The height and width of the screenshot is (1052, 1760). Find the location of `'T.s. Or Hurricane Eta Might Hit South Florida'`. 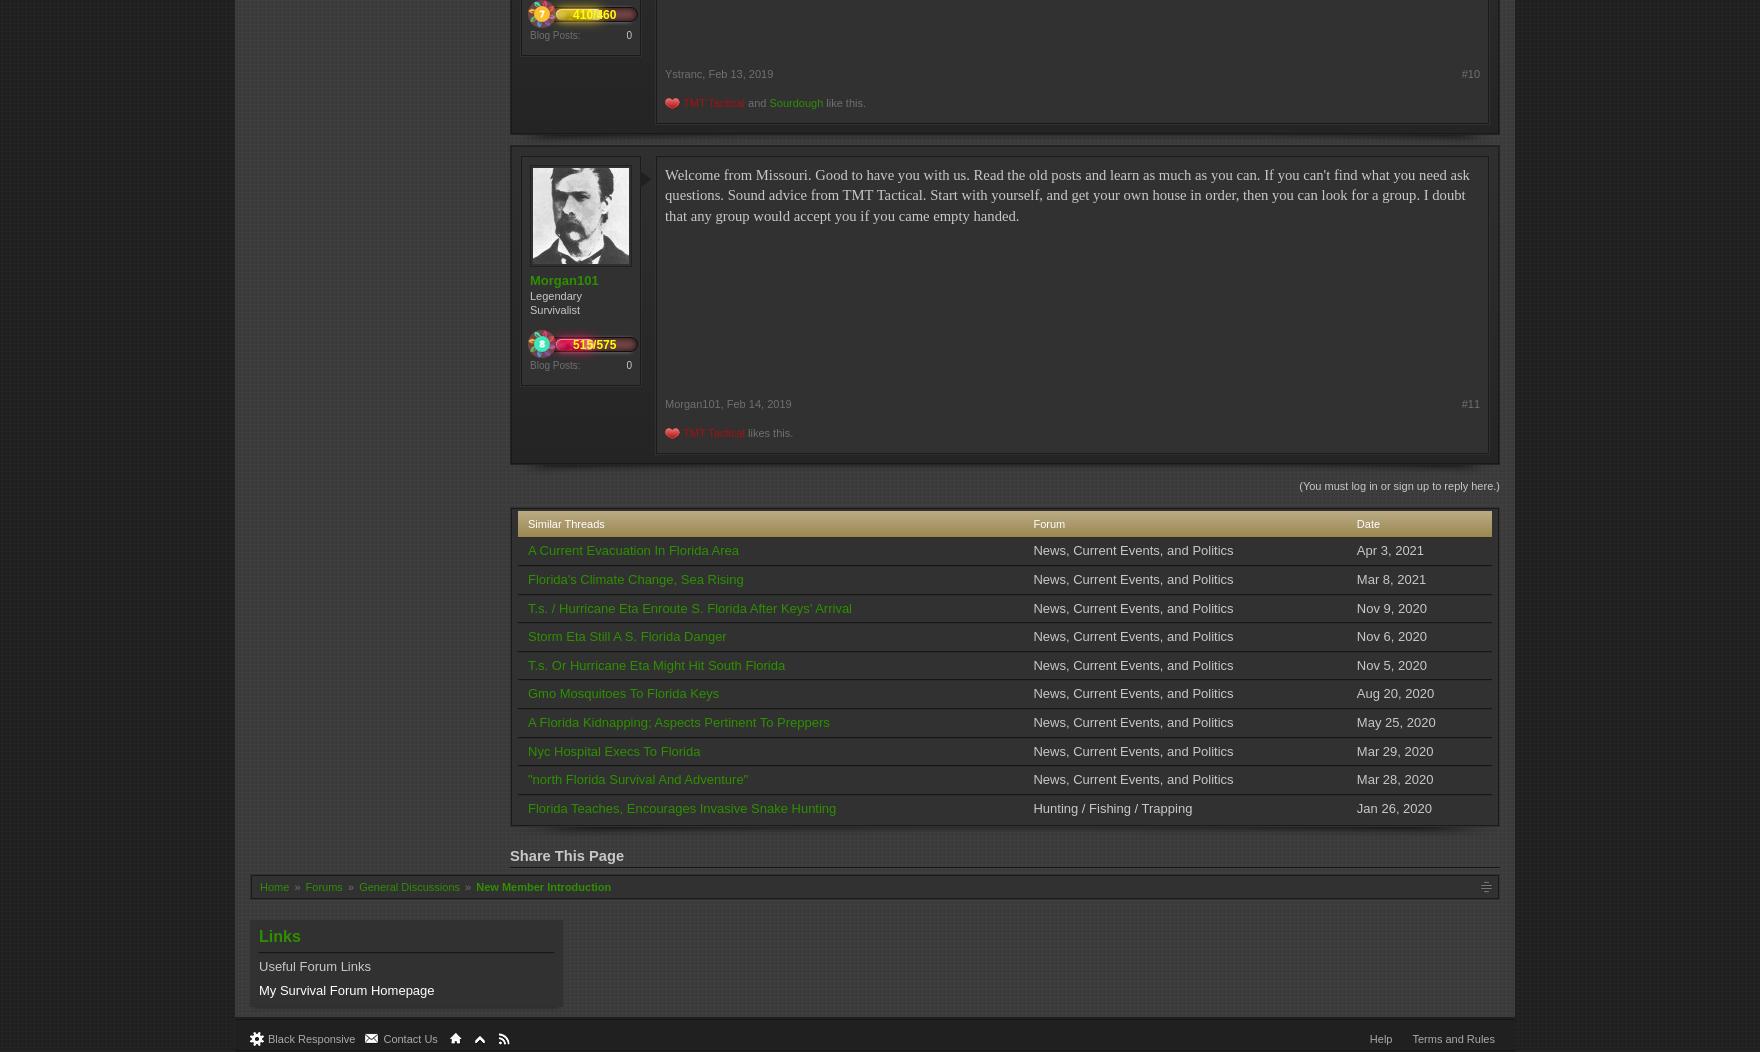

'T.s. Or Hurricane Eta Might Hit South Florida' is located at coordinates (656, 663).